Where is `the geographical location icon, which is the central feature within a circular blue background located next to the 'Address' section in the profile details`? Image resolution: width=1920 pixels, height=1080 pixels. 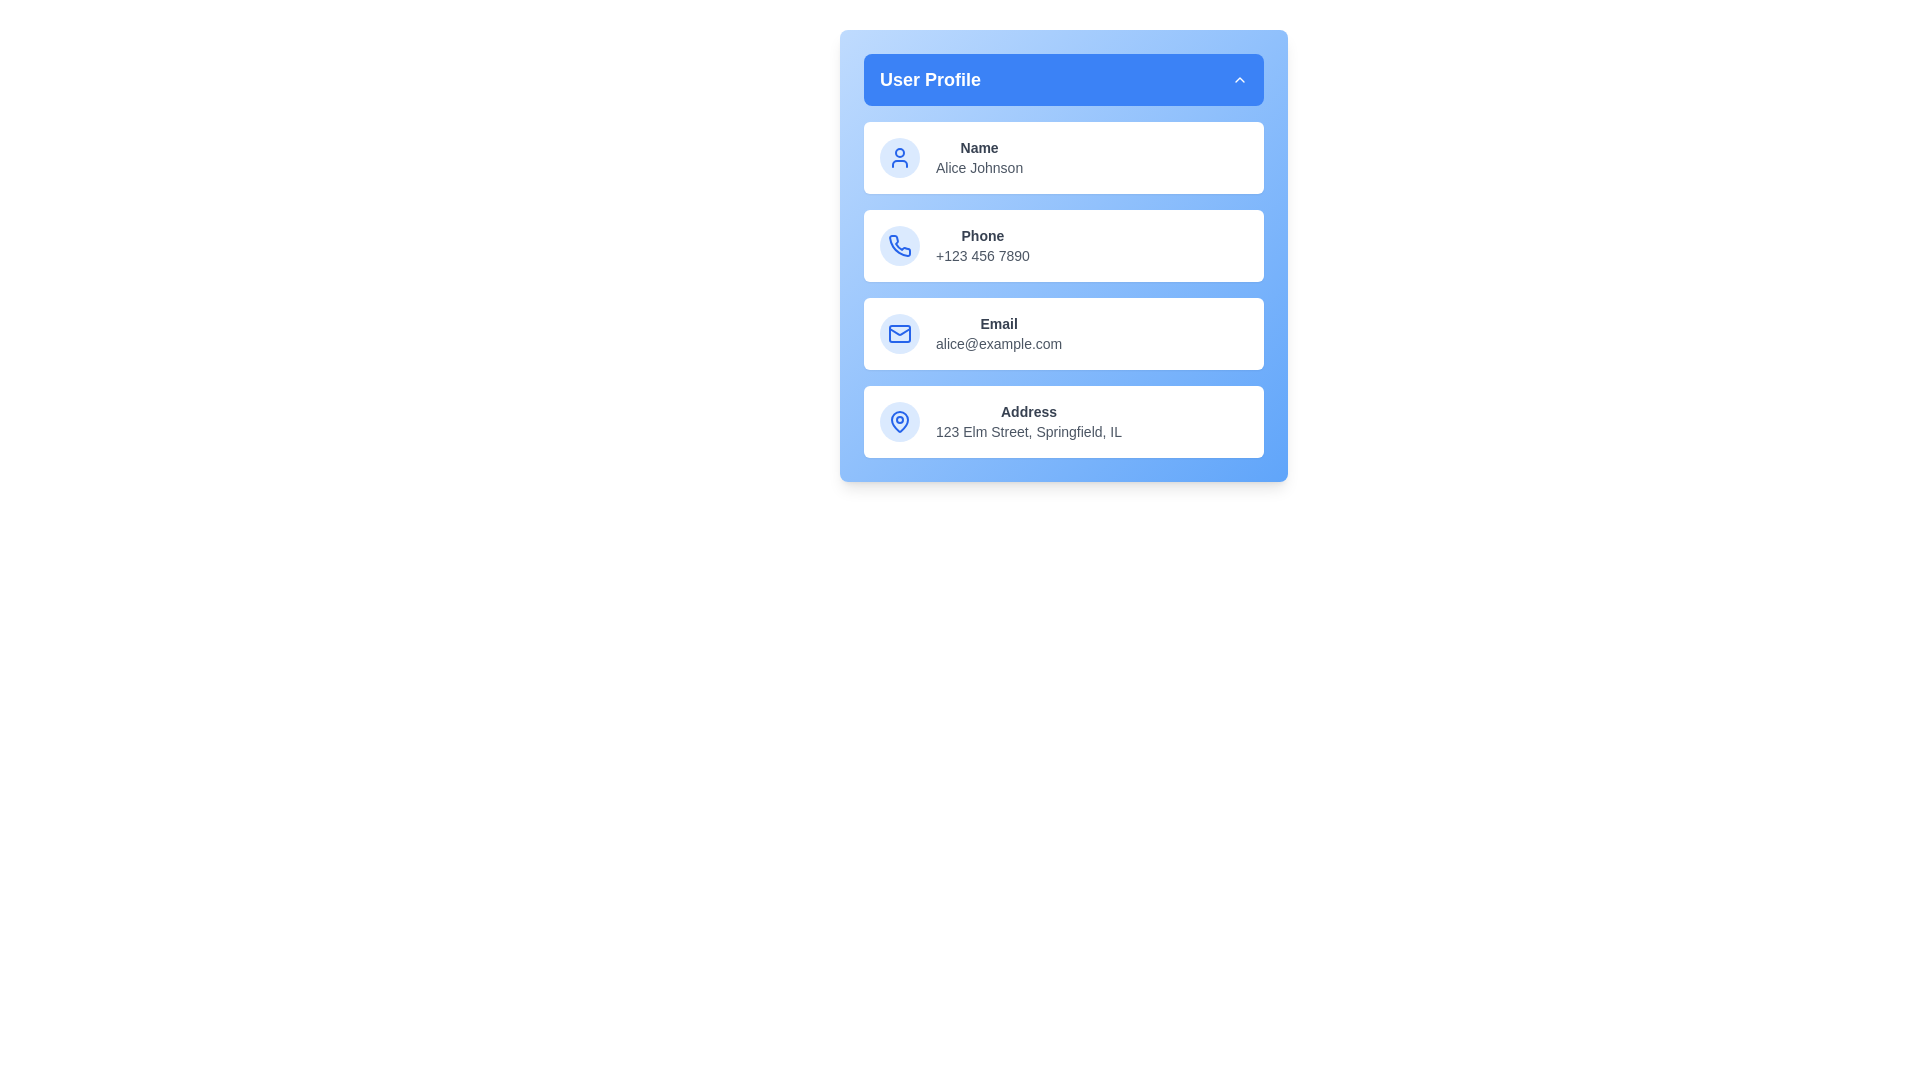
the geographical location icon, which is the central feature within a circular blue background located next to the 'Address' section in the profile details is located at coordinates (899, 420).